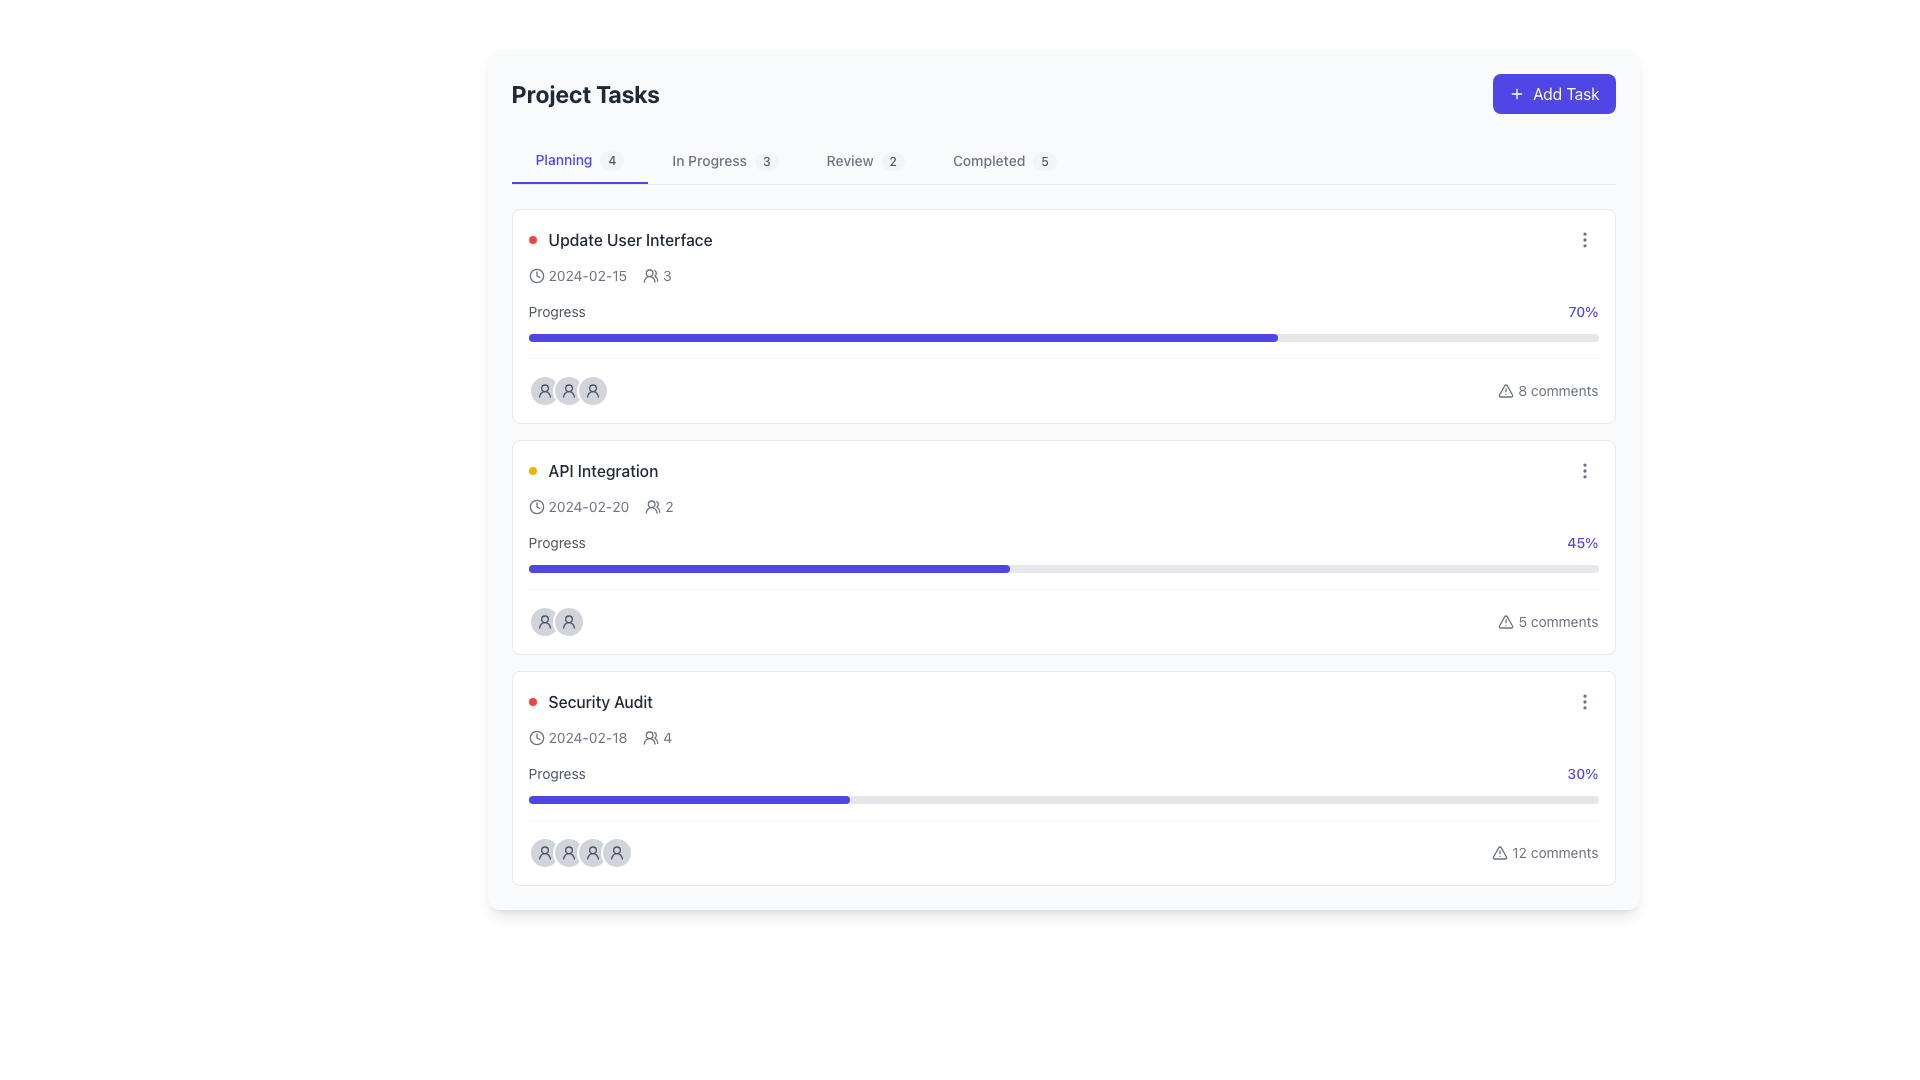  What do you see at coordinates (557, 773) in the screenshot?
I see `the text label that indicates the progress percentage in the 'Security Audit' section, which is positioned to the left of the percentage value '30%' and above the associated progress bar` at bounding box center [557, 773].